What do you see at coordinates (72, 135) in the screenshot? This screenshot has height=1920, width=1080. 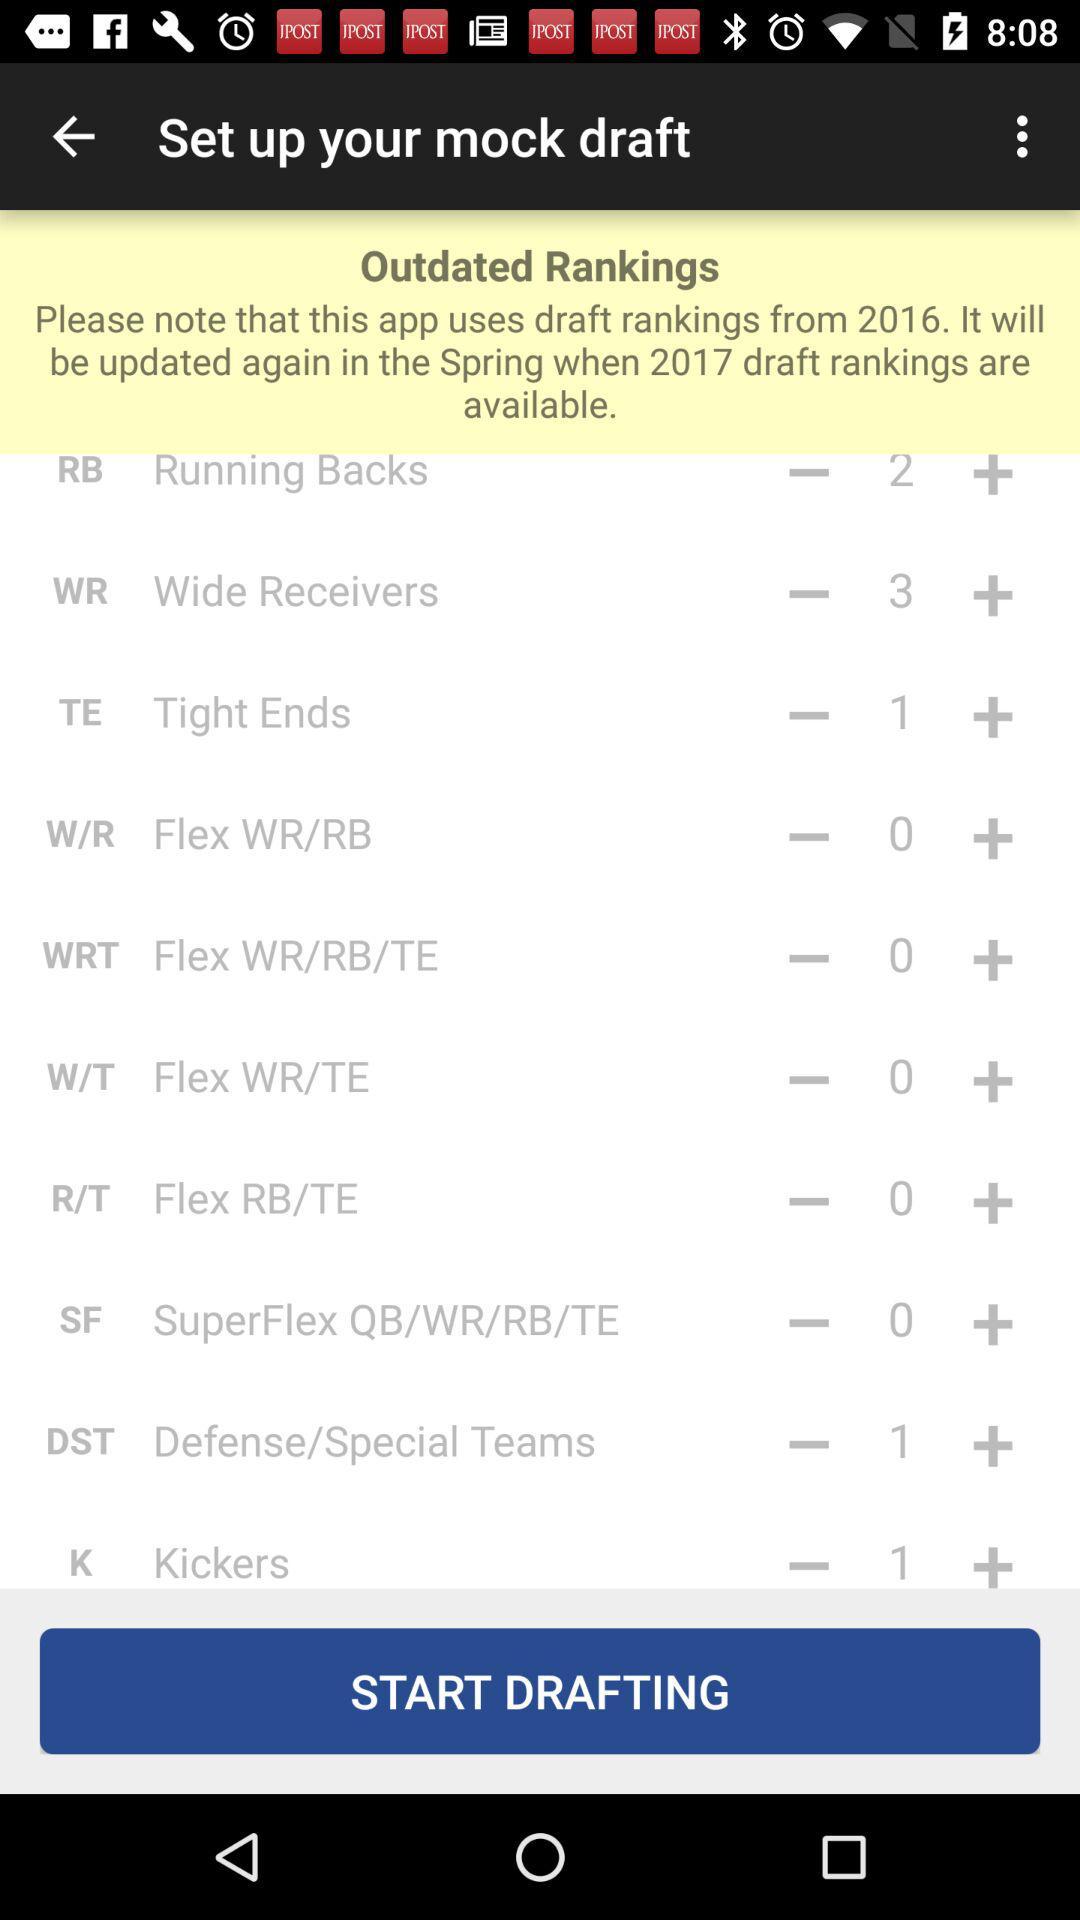 I see `item to the left of set up your app` at bounding box center [72, 135].